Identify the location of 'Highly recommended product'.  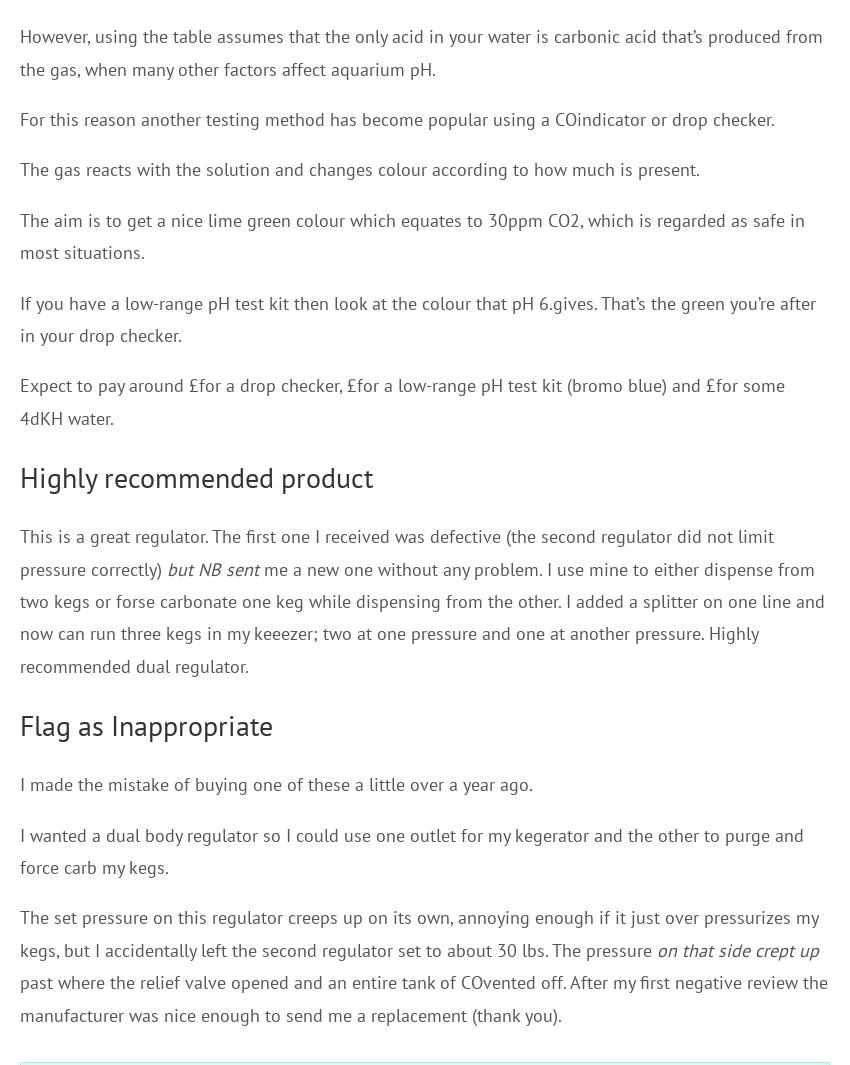
(18, 476).